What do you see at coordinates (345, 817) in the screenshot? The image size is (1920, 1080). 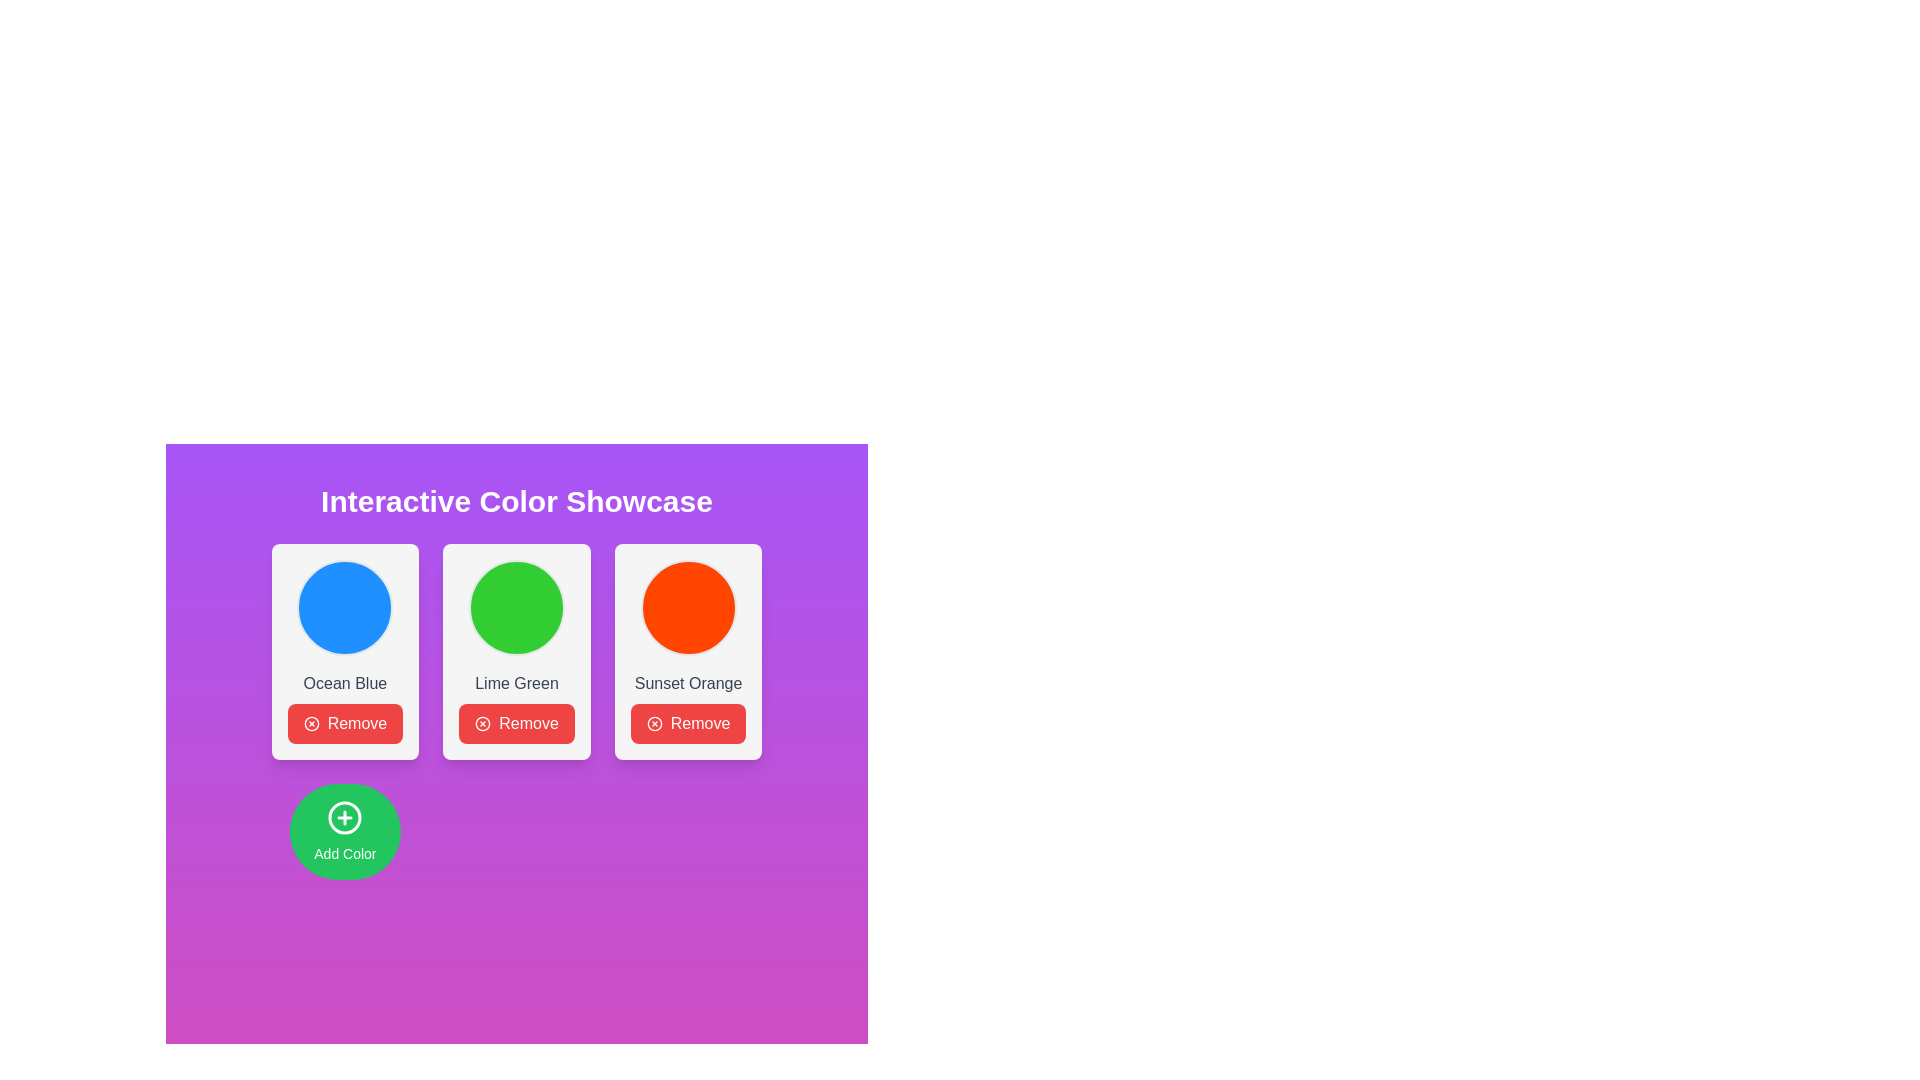 I see `the icon within the green 'Add Color' button` at bounding box center [345, 817].